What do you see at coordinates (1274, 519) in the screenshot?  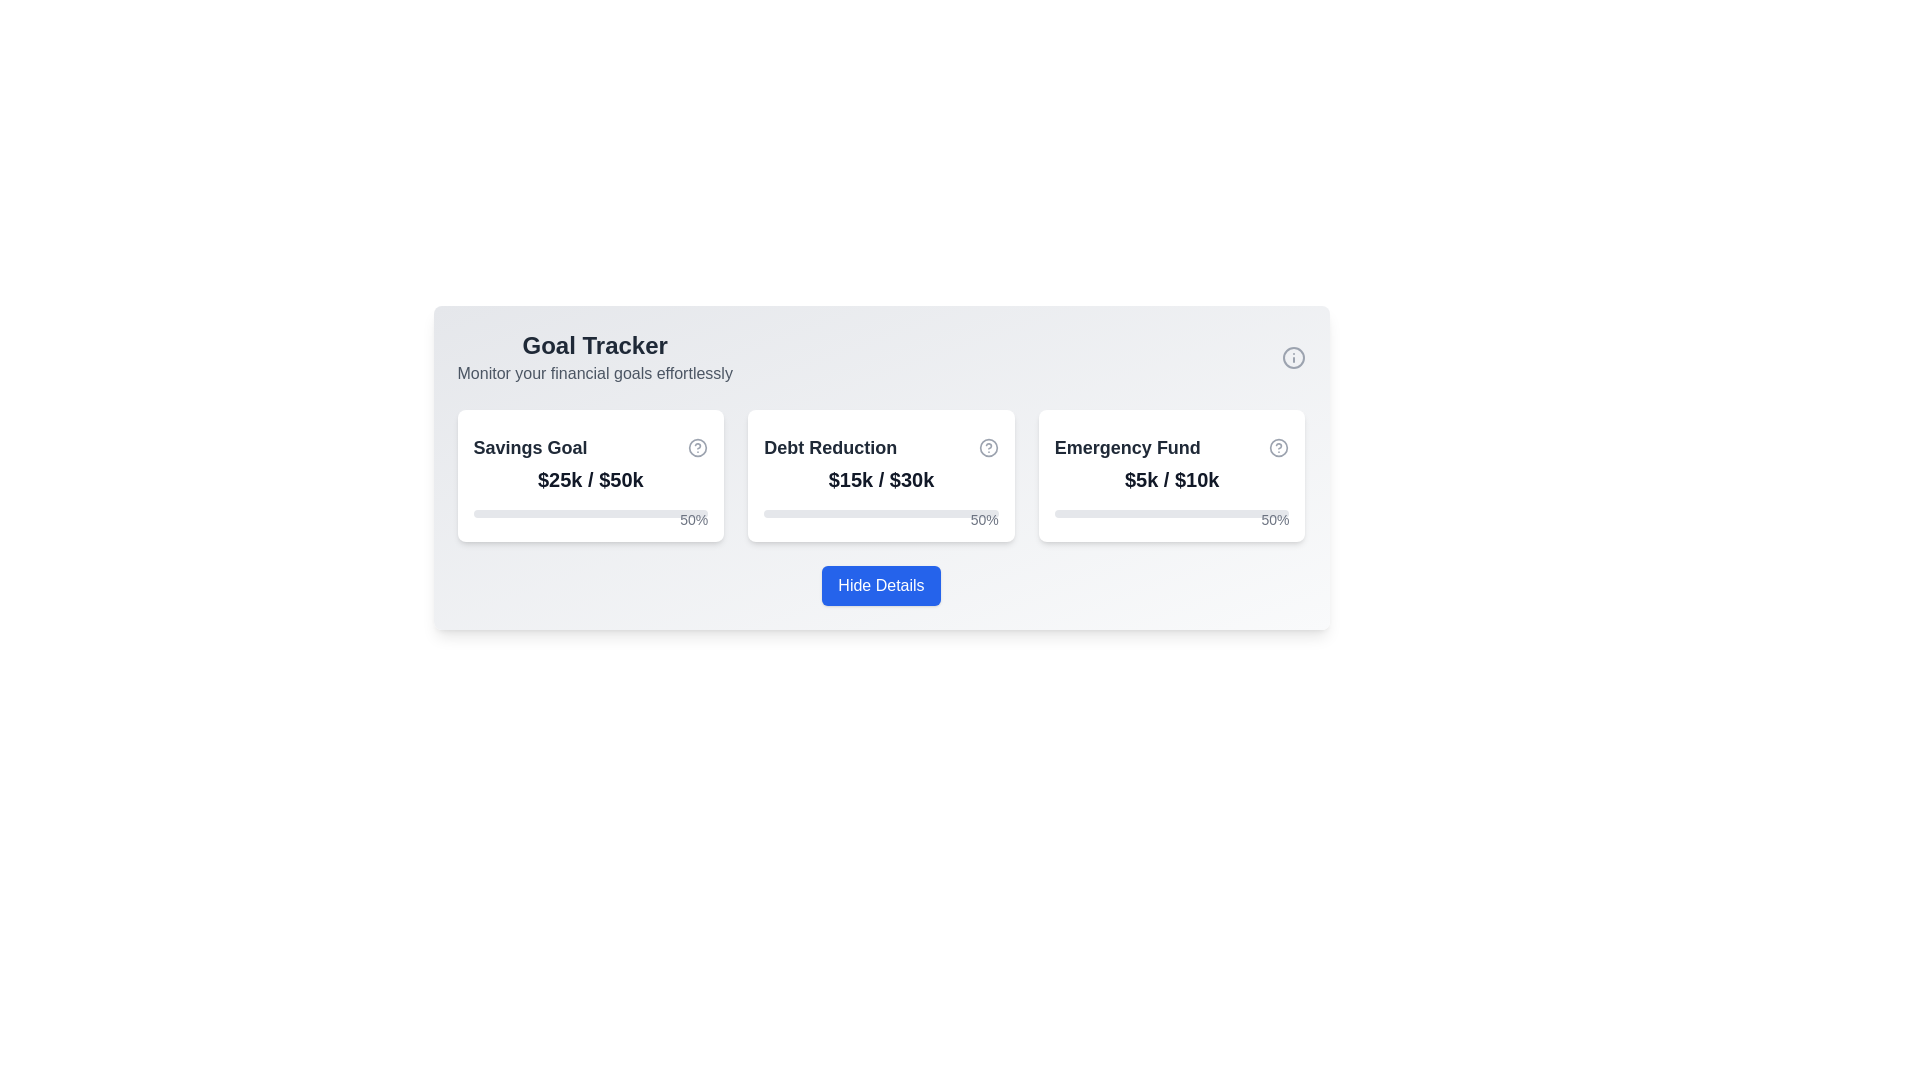 I see `the textual percentage indicator reading '50%' that is styled in small gray text and positioned at the top-right corner of the 'Emergency Fund' progress bar` at bounding box center [1274, 519].